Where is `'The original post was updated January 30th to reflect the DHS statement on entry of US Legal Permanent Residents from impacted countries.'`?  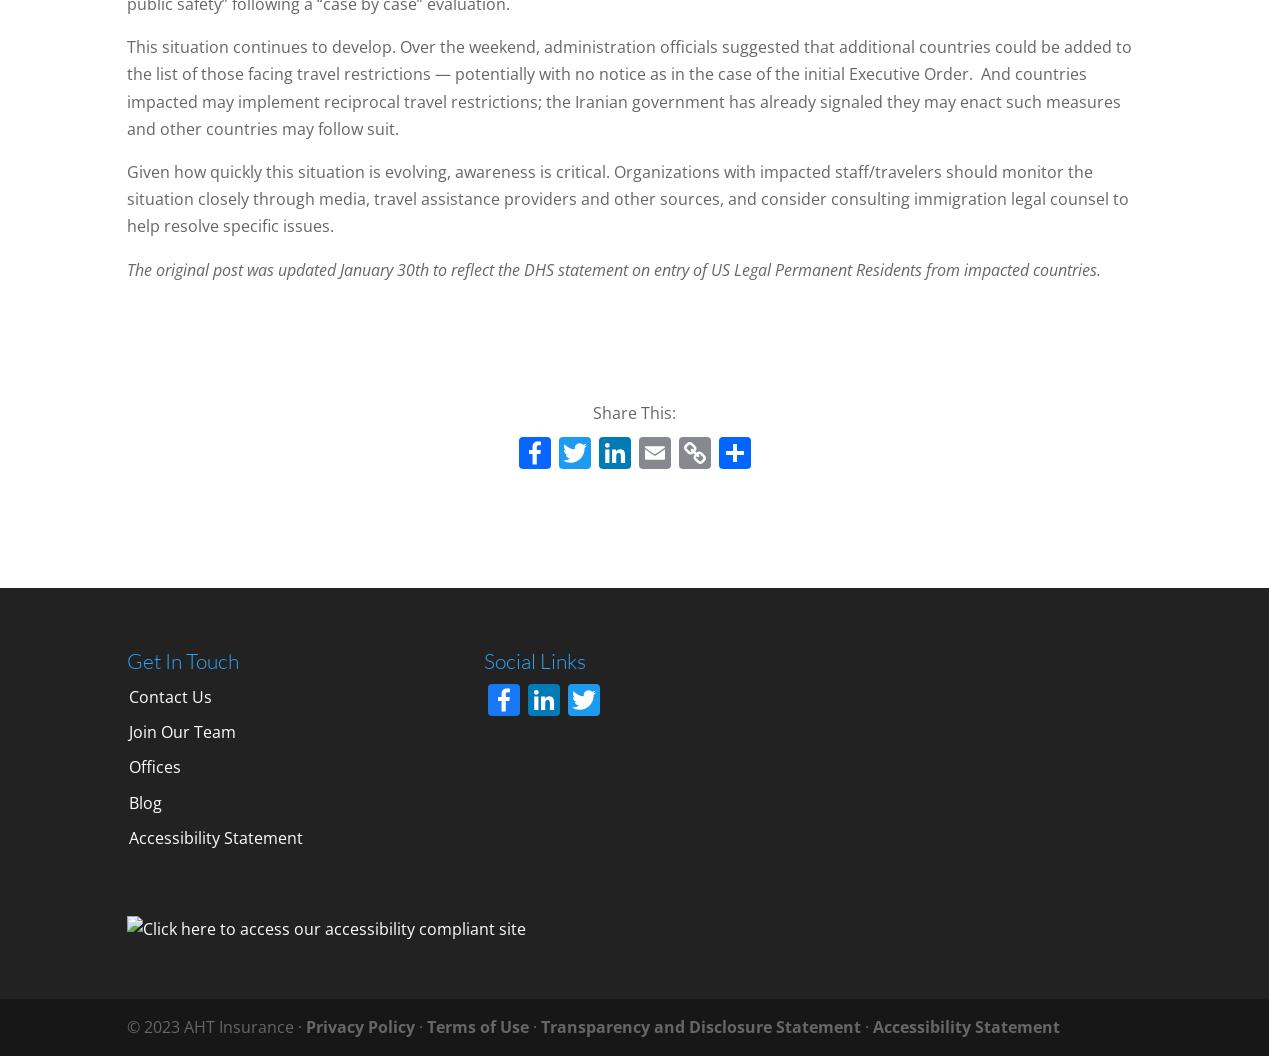 'The original post was updated January 30th to reflect the DHS statement on entry of US Legal Permanent Residents from impacted countries.' is located at coordinates (612, 268).